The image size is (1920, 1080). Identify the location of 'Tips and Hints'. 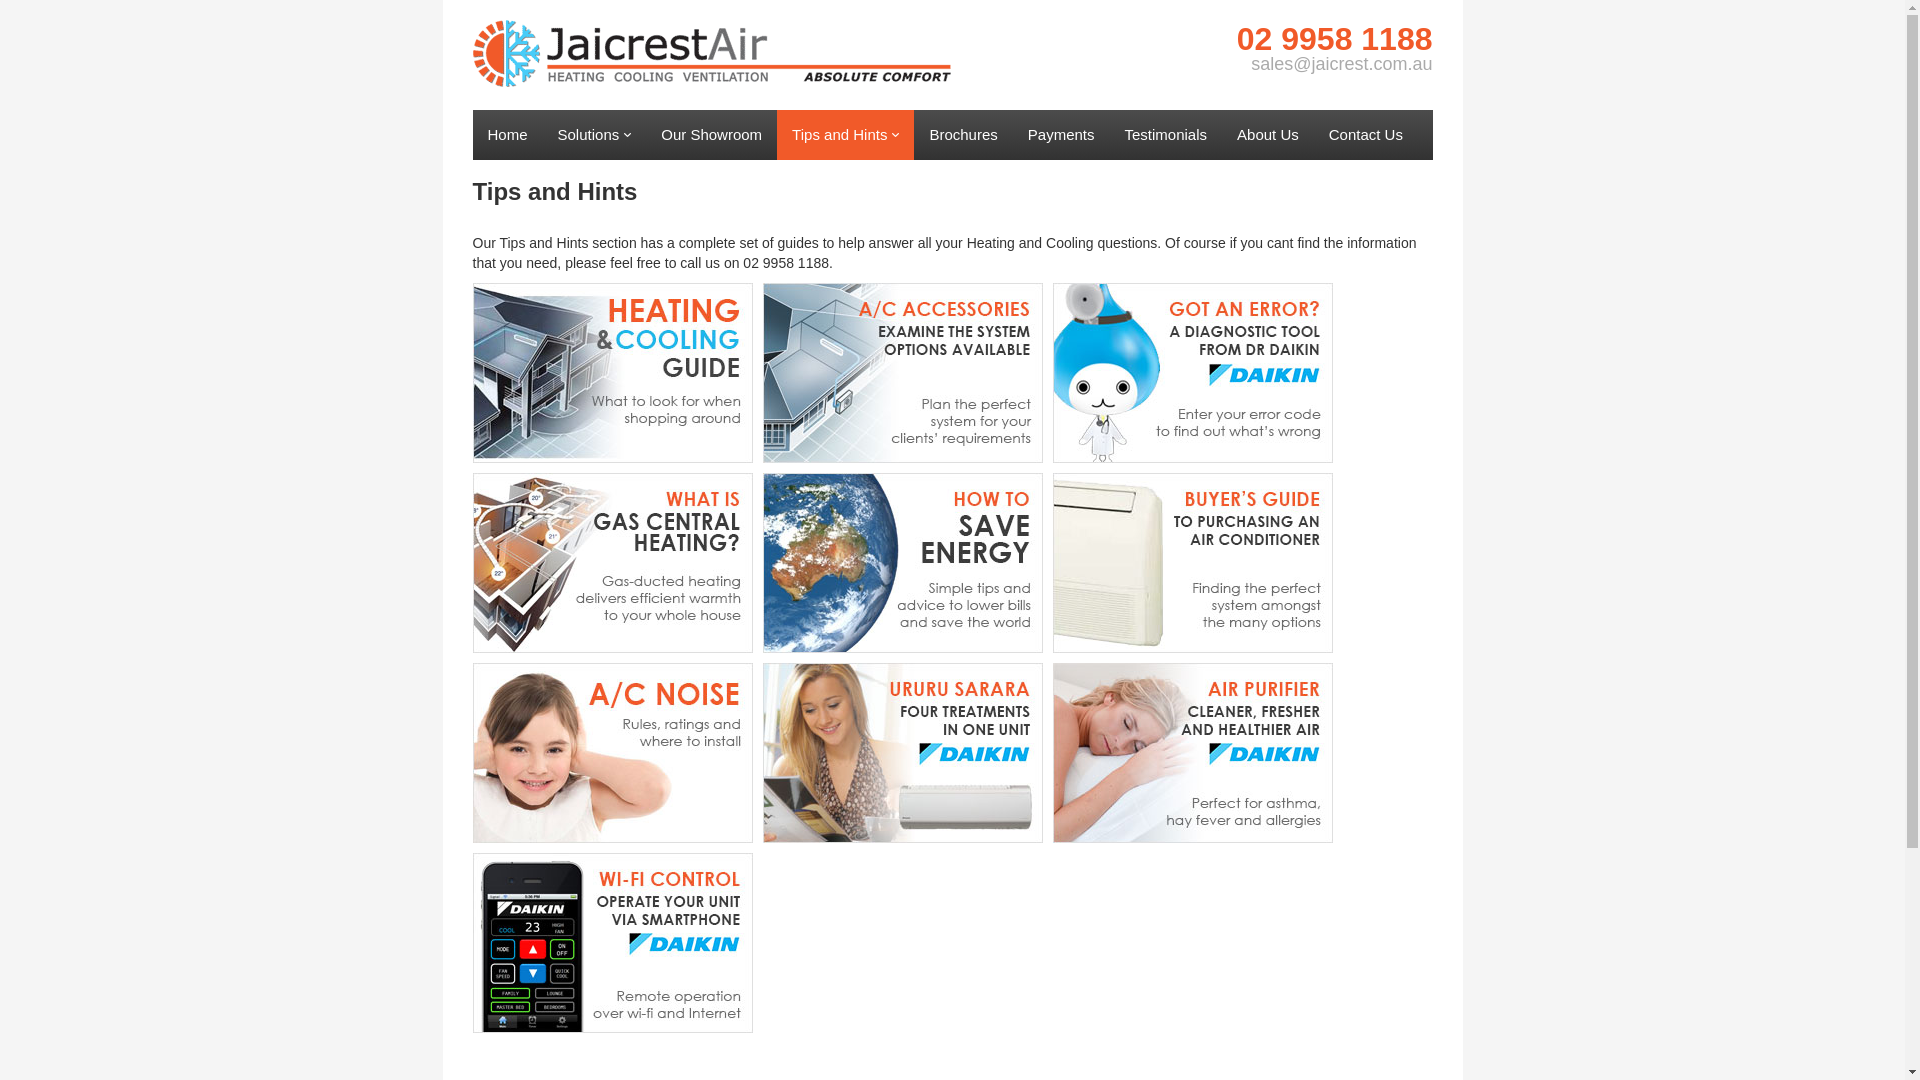
(845, 135).